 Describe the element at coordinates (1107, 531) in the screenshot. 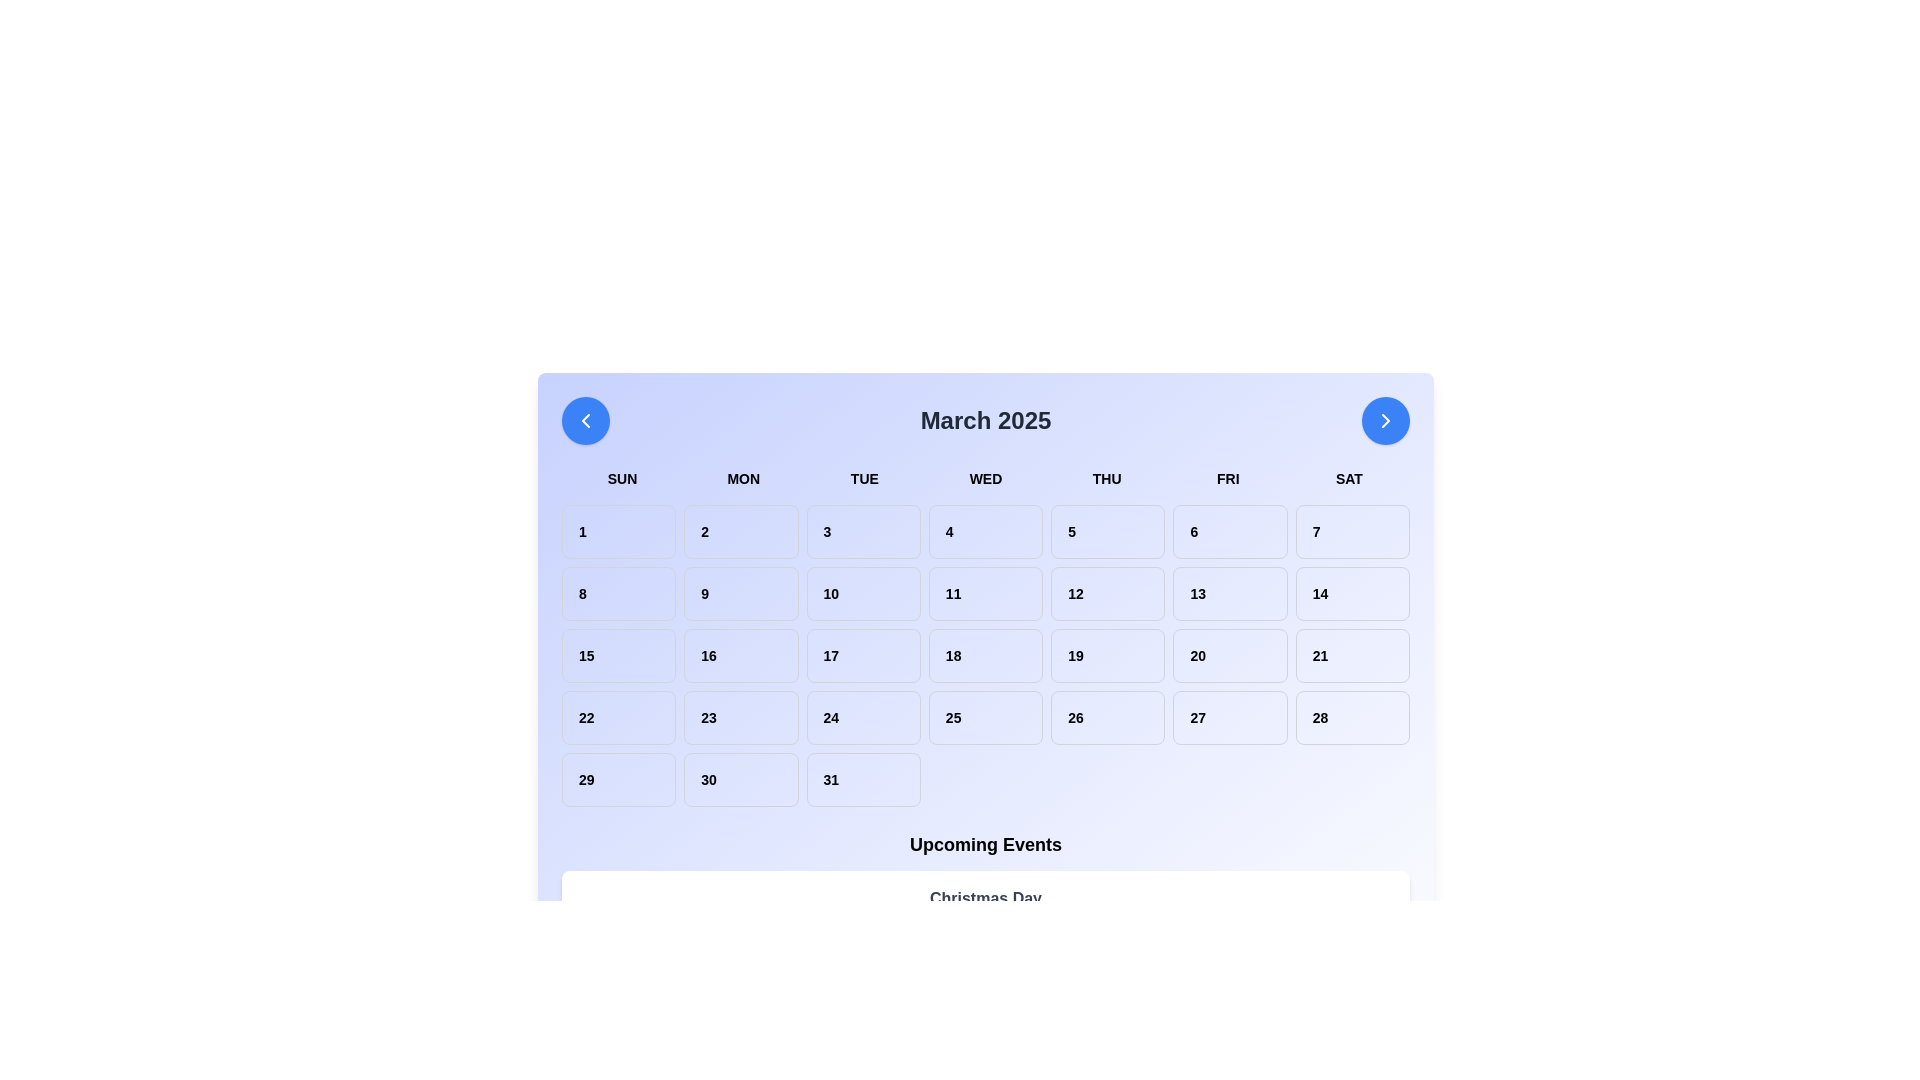

I see `the button representing the 5th day of the month in the calendar interface` at that location.